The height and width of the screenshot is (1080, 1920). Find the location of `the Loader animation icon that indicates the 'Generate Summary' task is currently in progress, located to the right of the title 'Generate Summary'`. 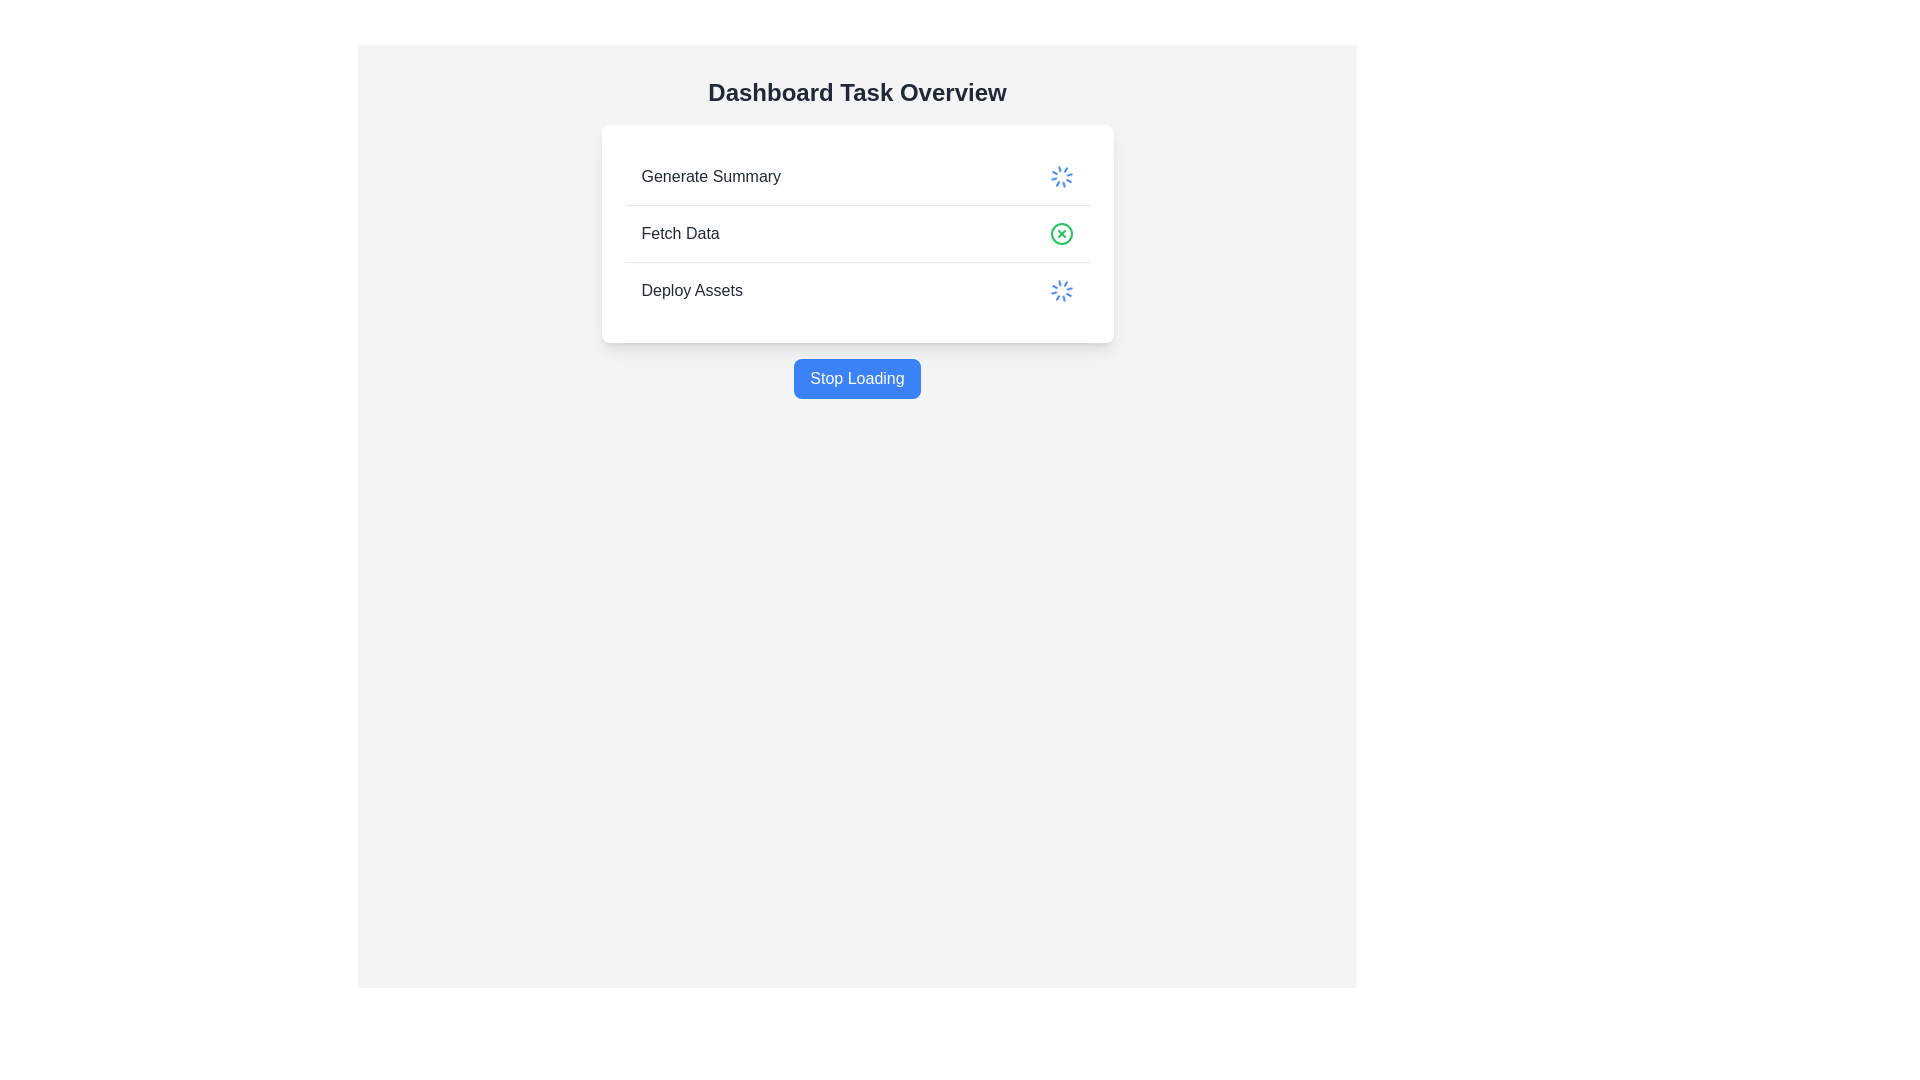

the Loader animation icon that indicates the 'Generate Summary' task is currently in progress, located to the right of the title 'Generate Summary' is located at coordinates (1060, 176).